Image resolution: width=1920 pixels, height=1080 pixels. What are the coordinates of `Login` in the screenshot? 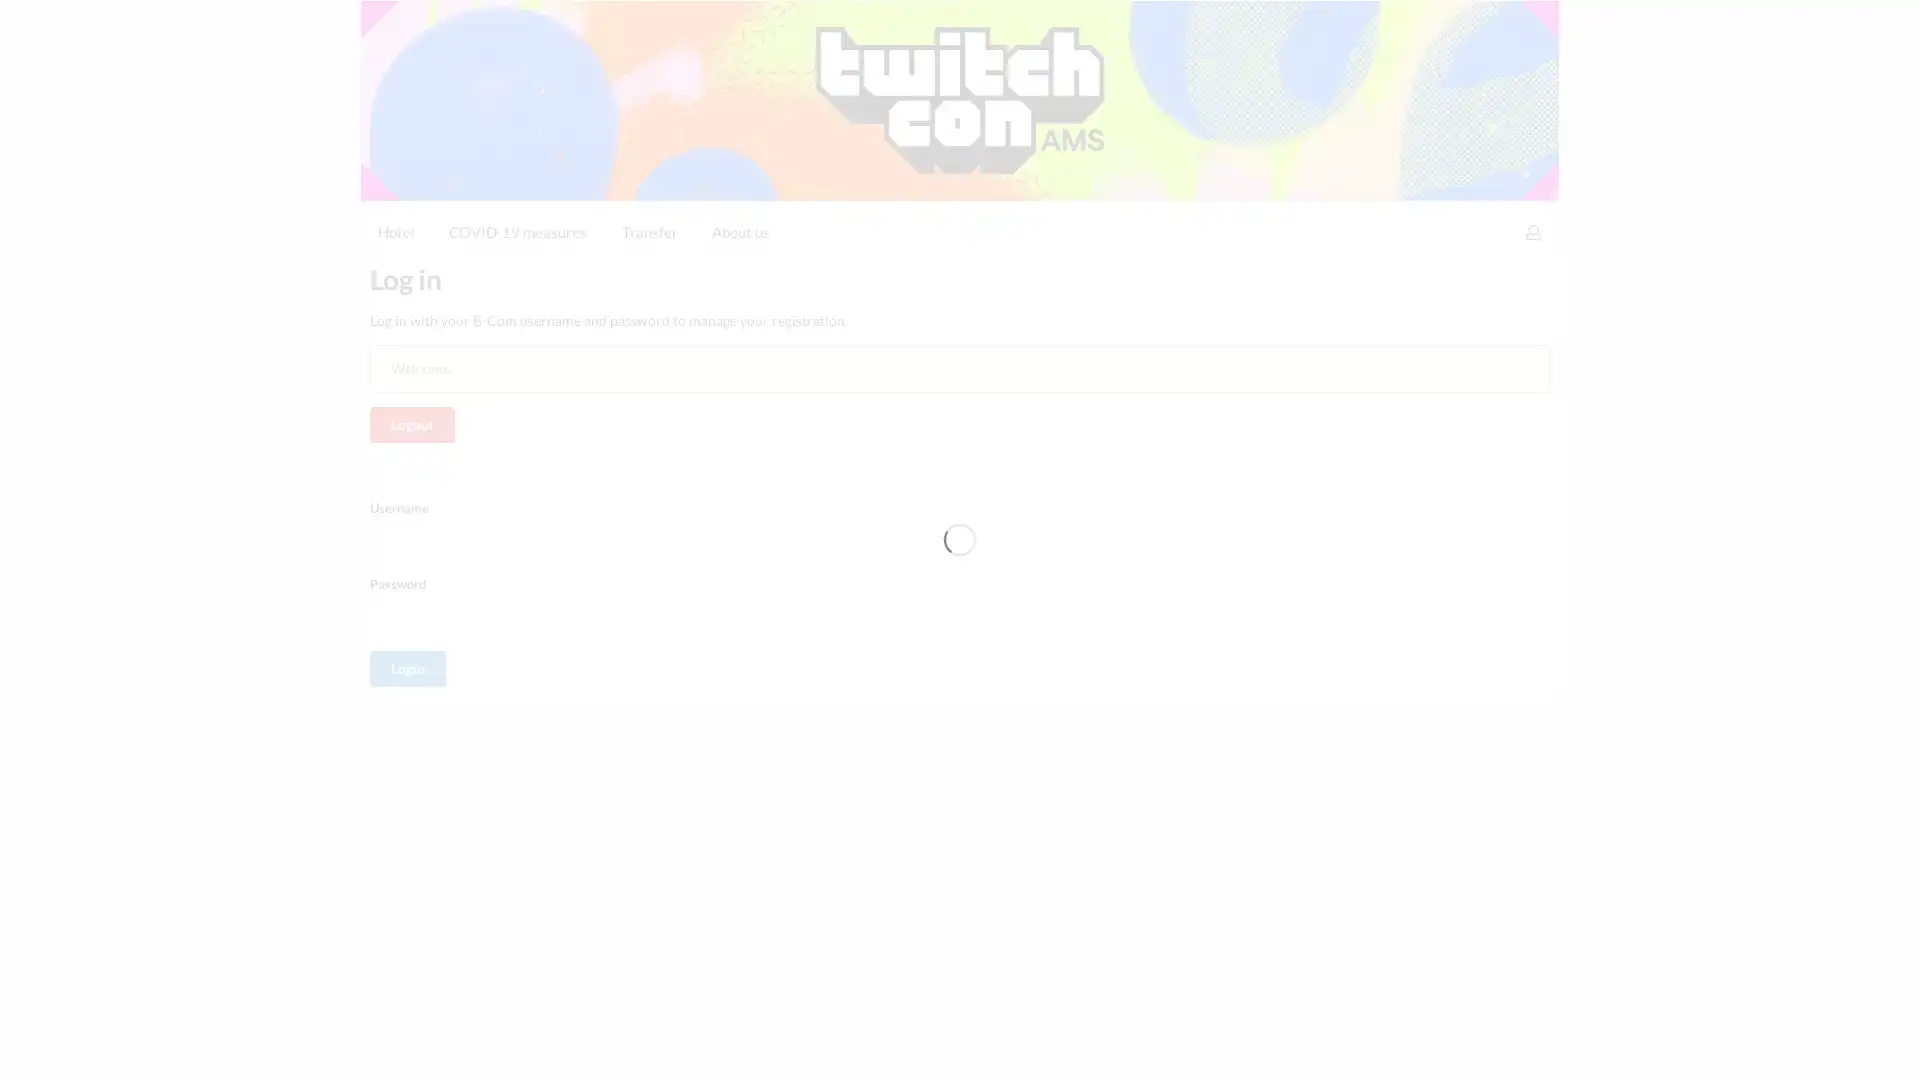 It's located at (407, 514).